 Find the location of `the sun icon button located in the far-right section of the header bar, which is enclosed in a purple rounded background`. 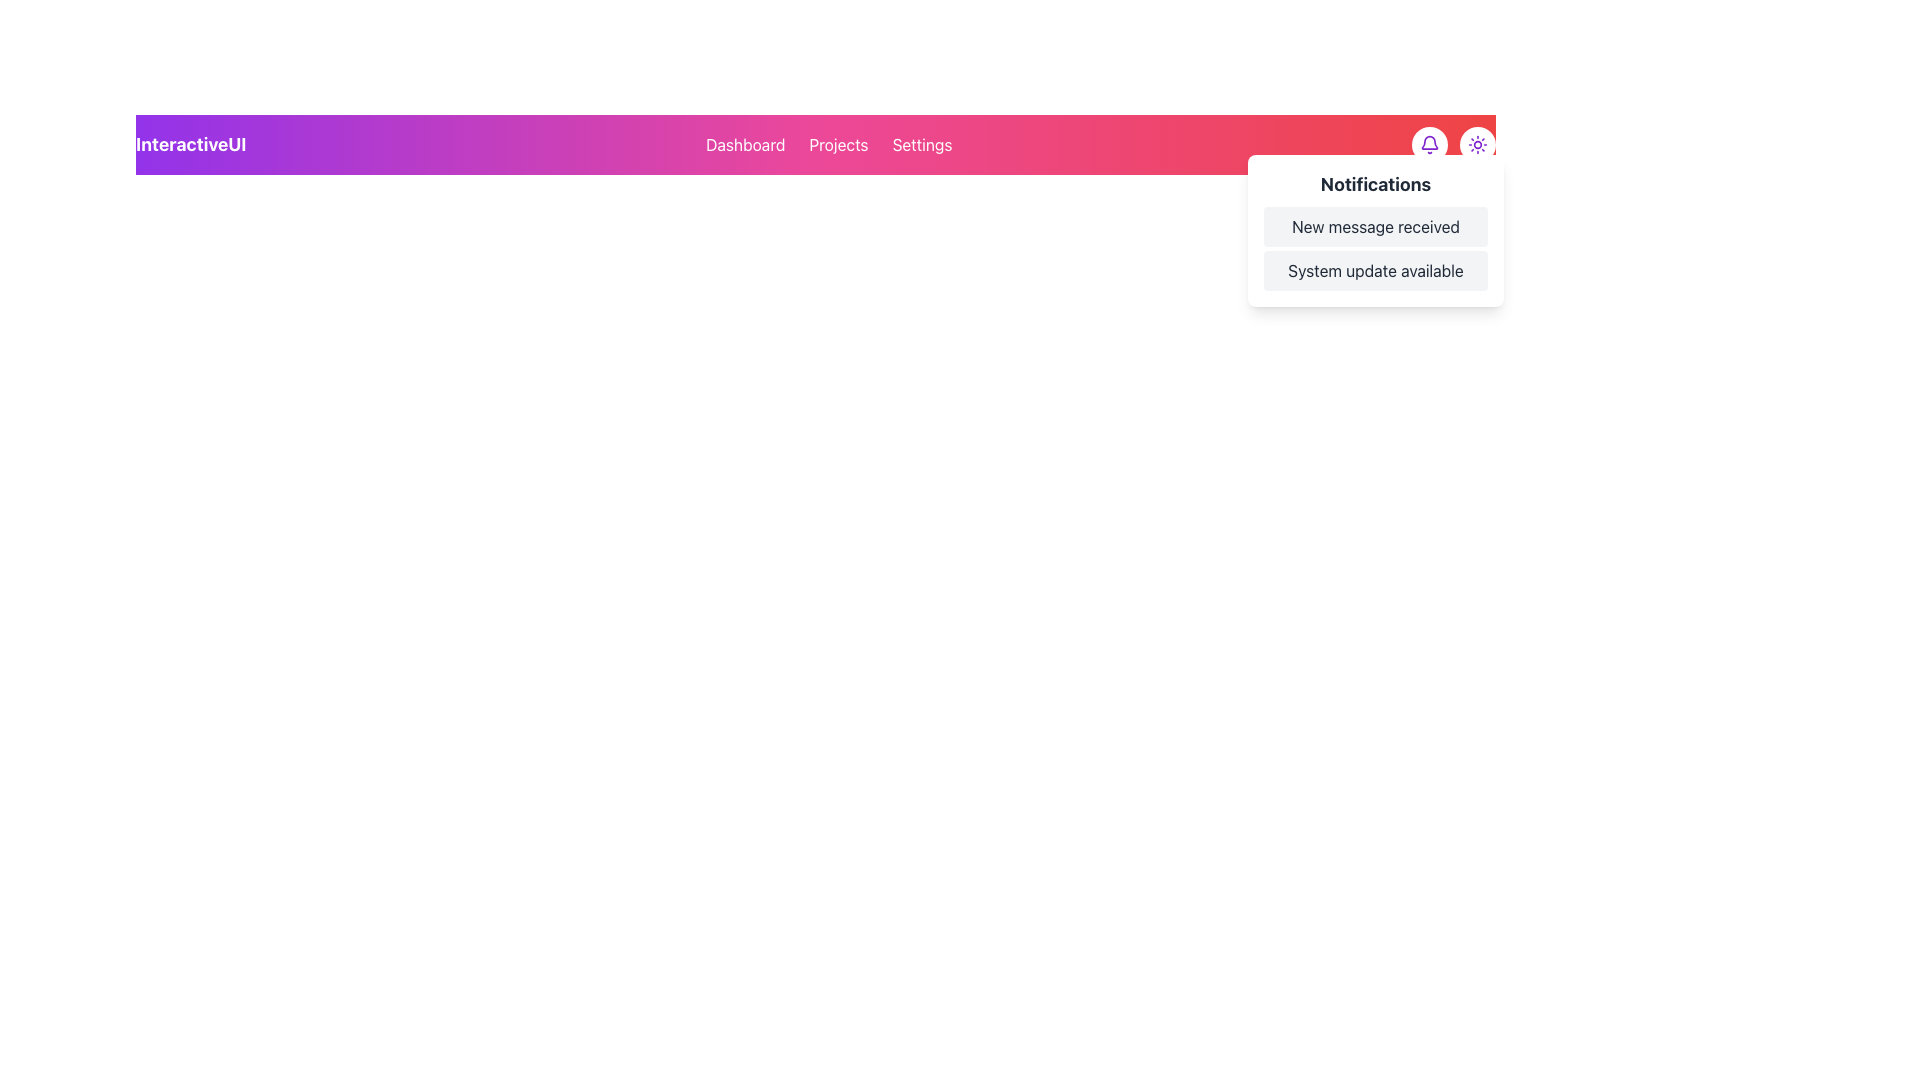

the sun icon button located in the far-right section of the header bar, which is enclosed in a purple rounded background is located at coordinates (1478, 144).